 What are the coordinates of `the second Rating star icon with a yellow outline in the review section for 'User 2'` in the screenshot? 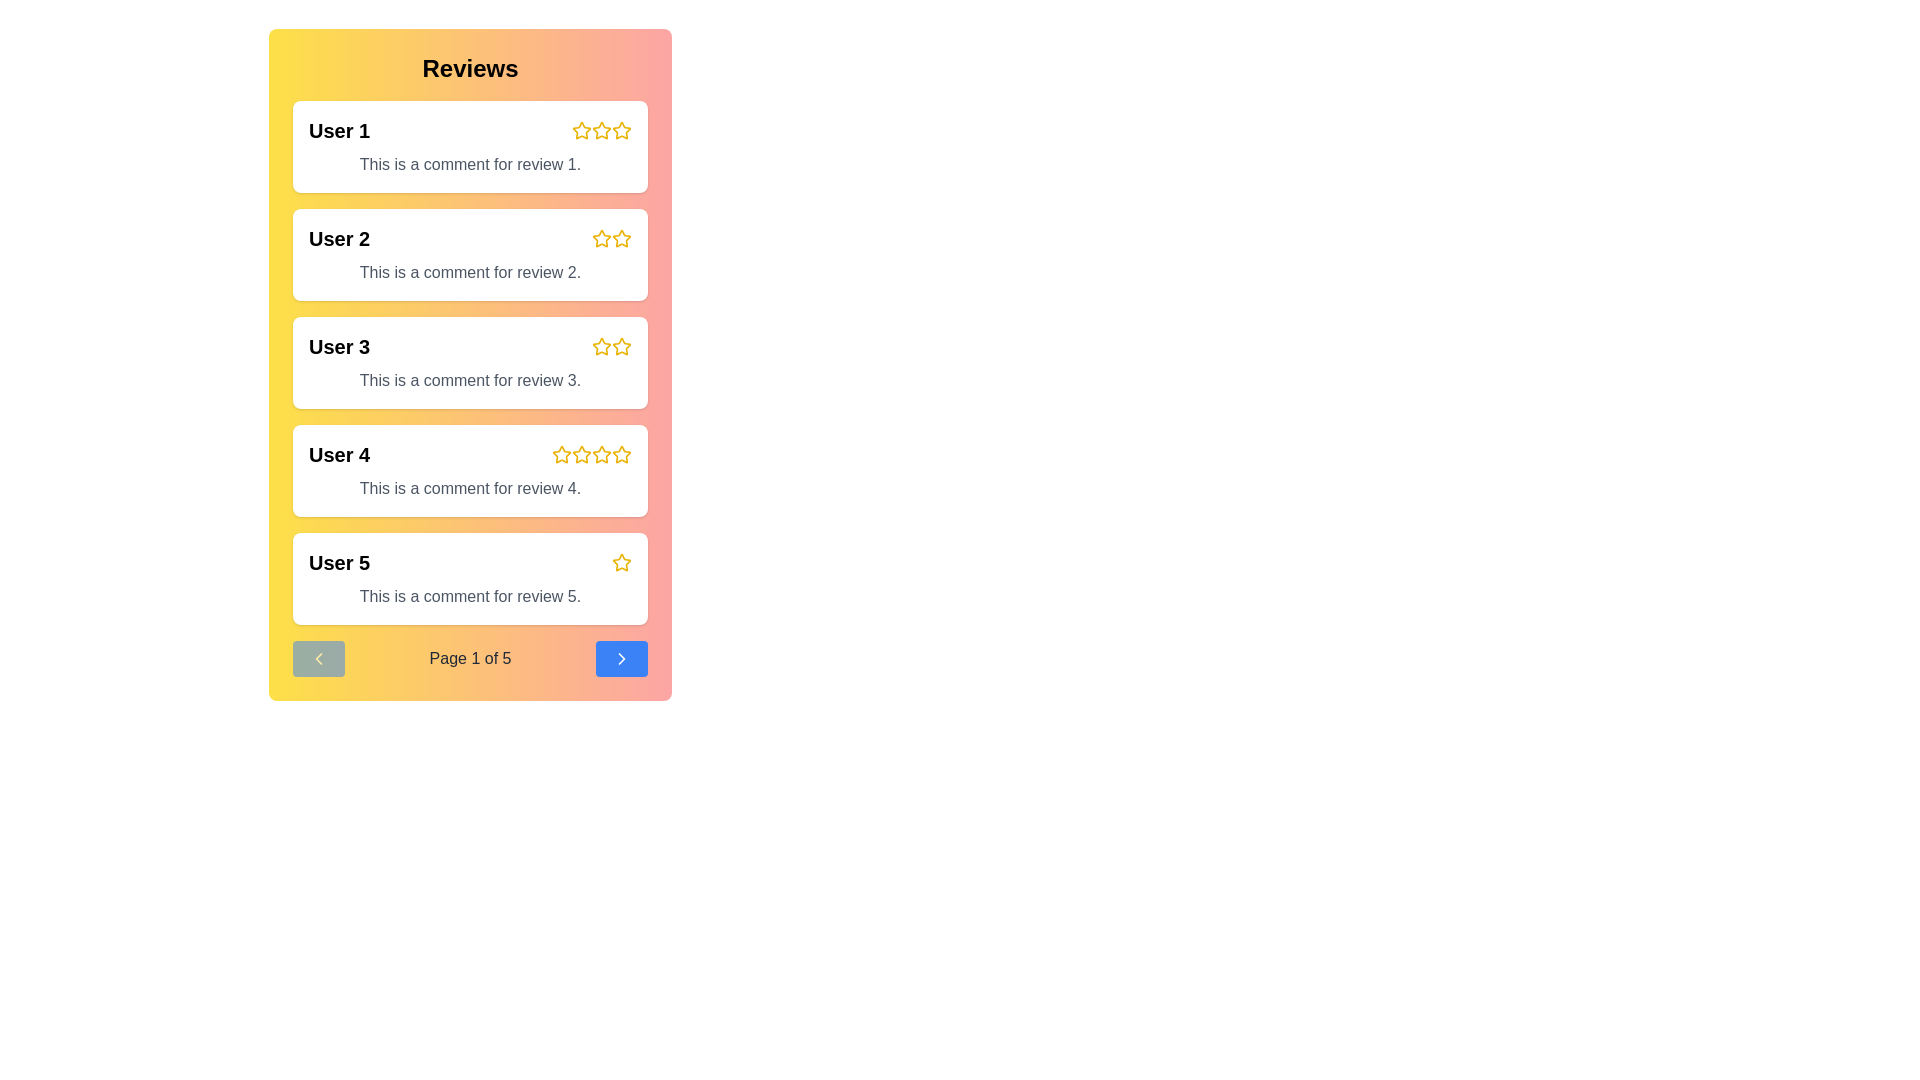 It's located at (621, 238).